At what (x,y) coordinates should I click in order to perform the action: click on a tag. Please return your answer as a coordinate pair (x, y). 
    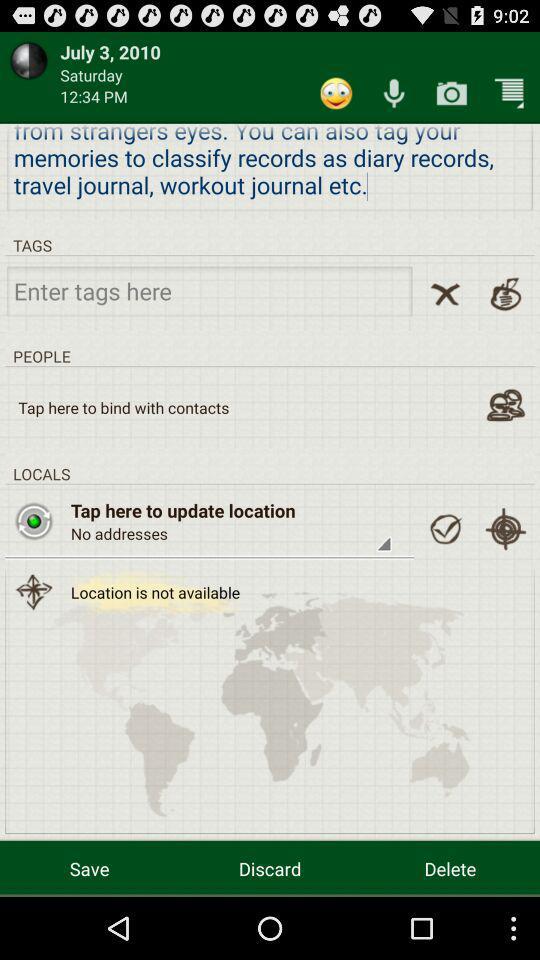
    Looking at the image, I should click on (208, 289).